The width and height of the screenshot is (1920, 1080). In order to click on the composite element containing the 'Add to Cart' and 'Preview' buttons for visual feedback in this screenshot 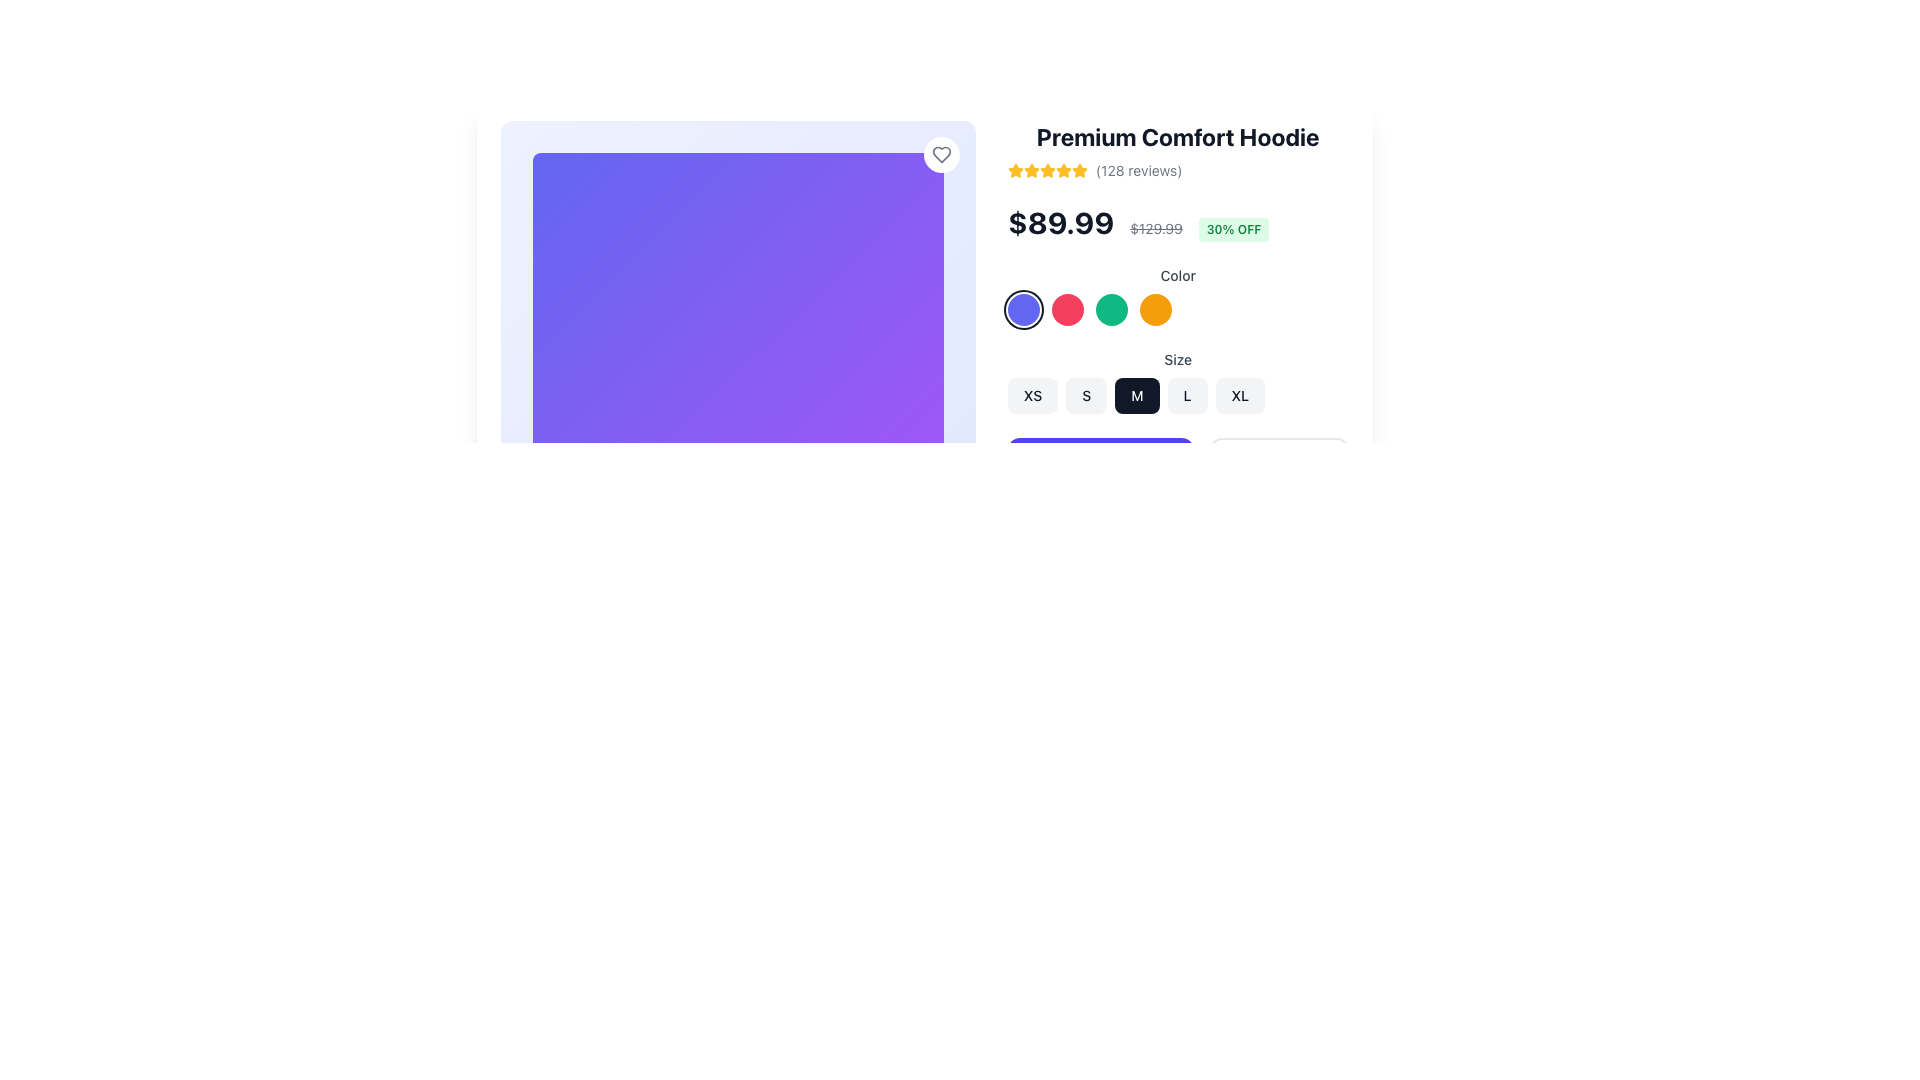, I will do `click(1178, 463)`.